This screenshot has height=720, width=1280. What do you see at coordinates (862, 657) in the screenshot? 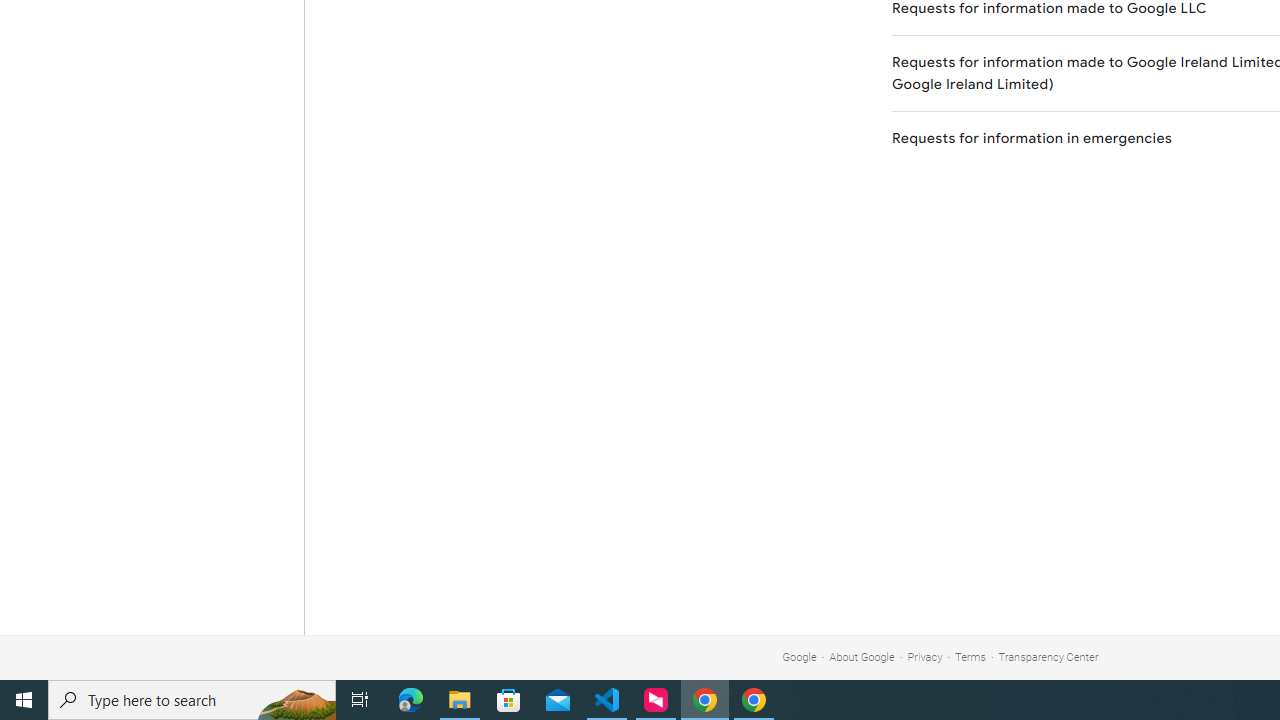
I see `'About Google'` at bounding box center [862, 657].